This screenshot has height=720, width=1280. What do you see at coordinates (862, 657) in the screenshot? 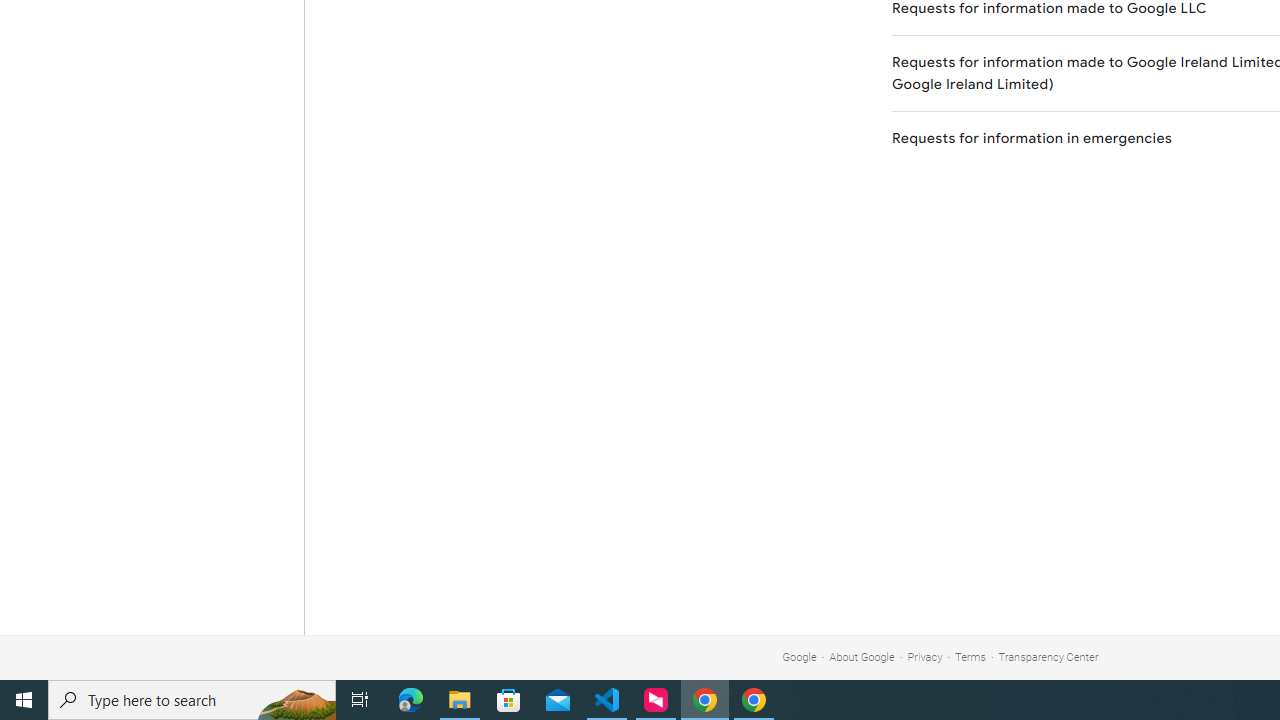
I see `'About Google'` at bounding box center [862, 657].